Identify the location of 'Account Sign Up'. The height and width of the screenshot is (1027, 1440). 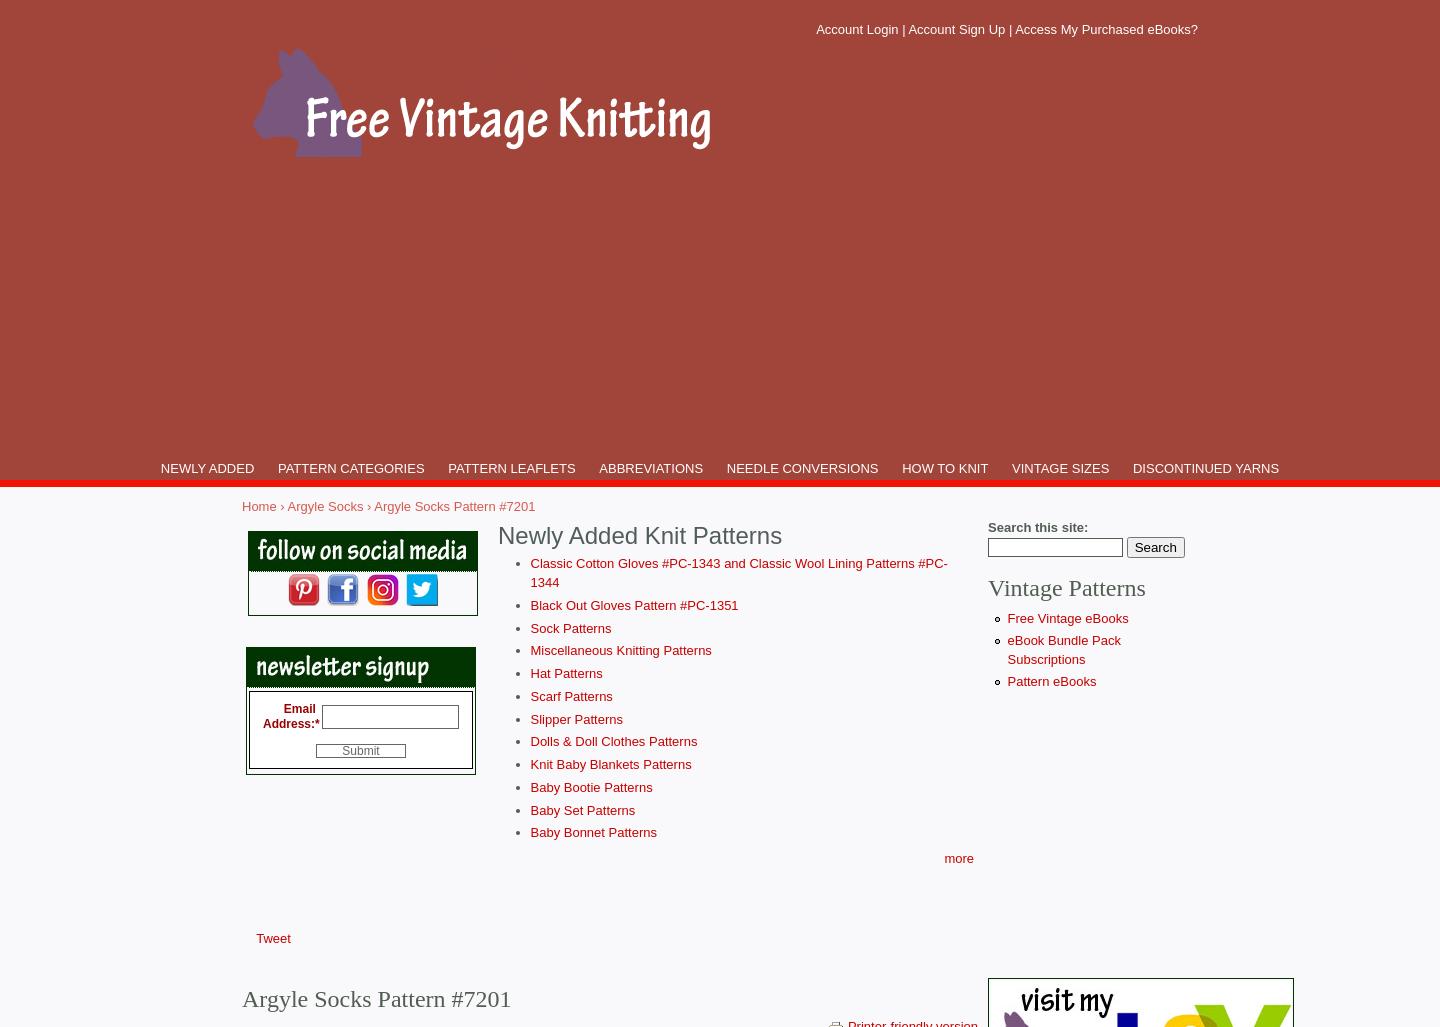
(956, 28).